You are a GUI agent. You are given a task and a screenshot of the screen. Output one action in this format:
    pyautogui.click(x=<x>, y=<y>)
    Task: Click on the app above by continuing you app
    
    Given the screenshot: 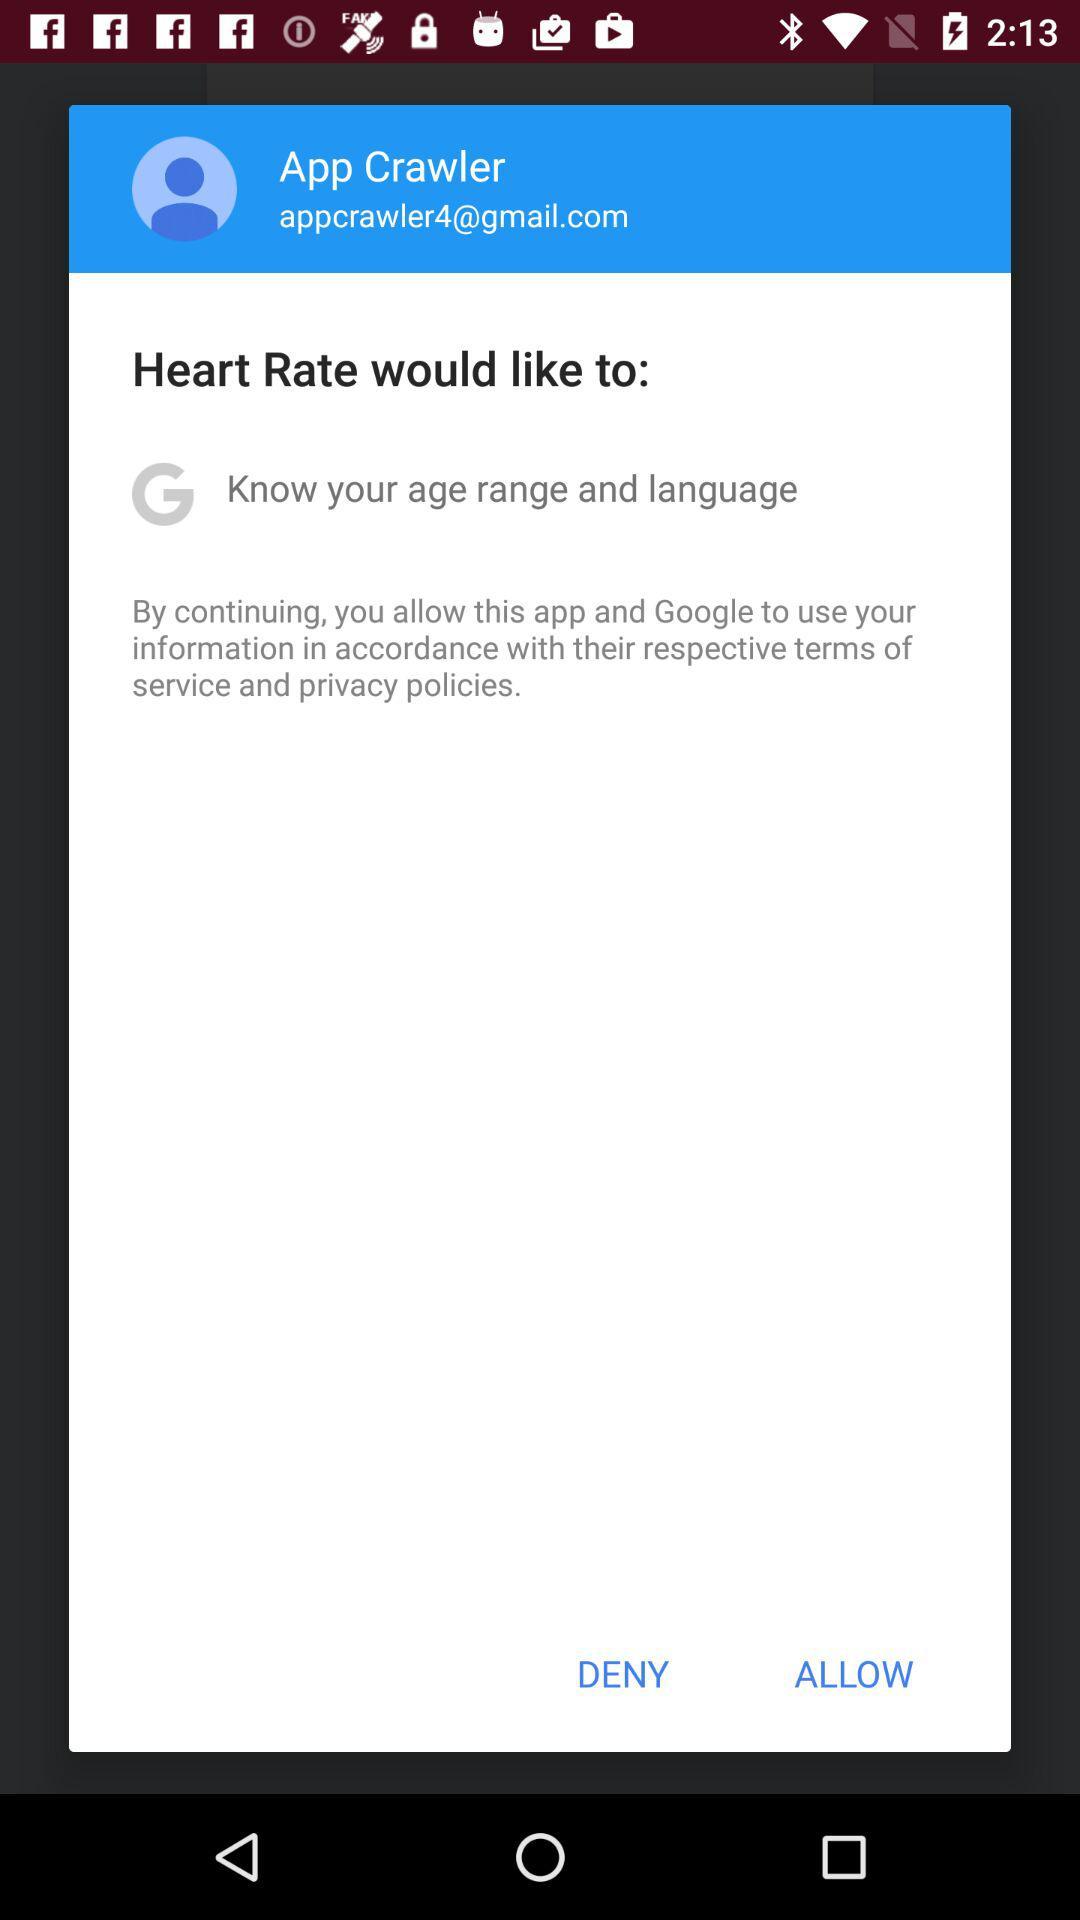 What is the action you would take?
    pyautogui.click(x=511, y=487)
    